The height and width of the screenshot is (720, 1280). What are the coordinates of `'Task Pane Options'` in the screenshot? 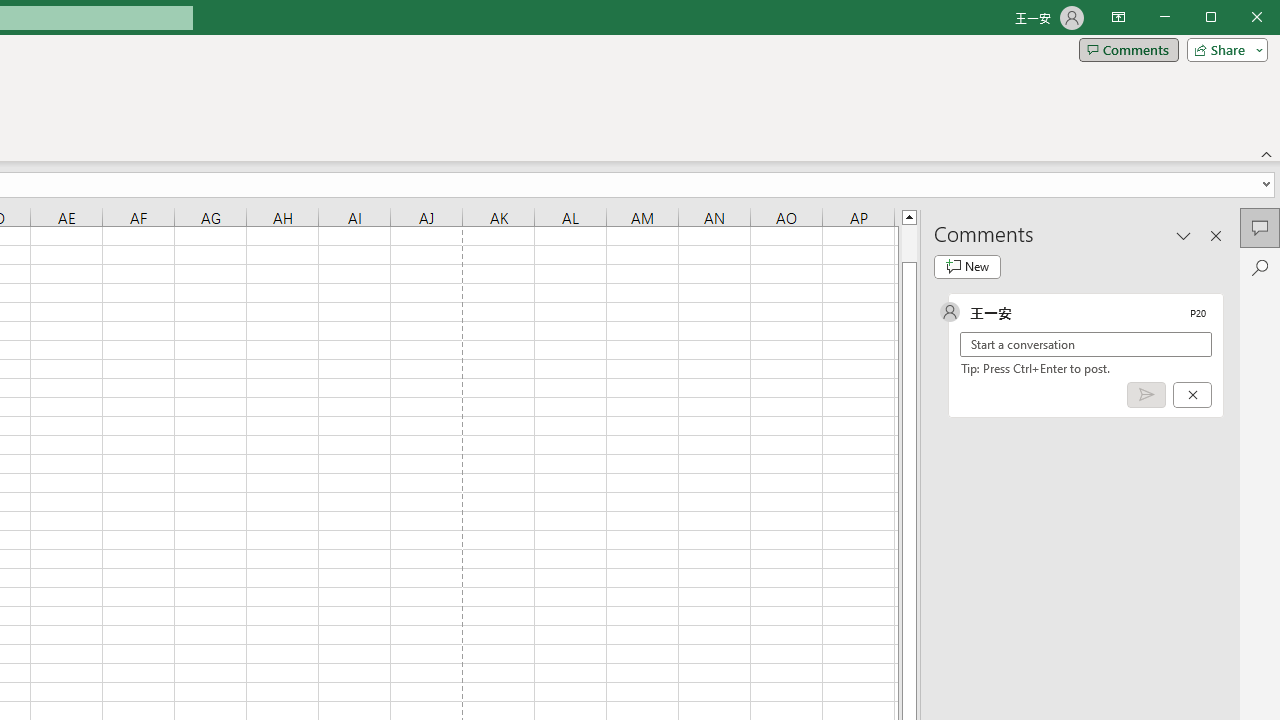 It's located at (1184, 234).